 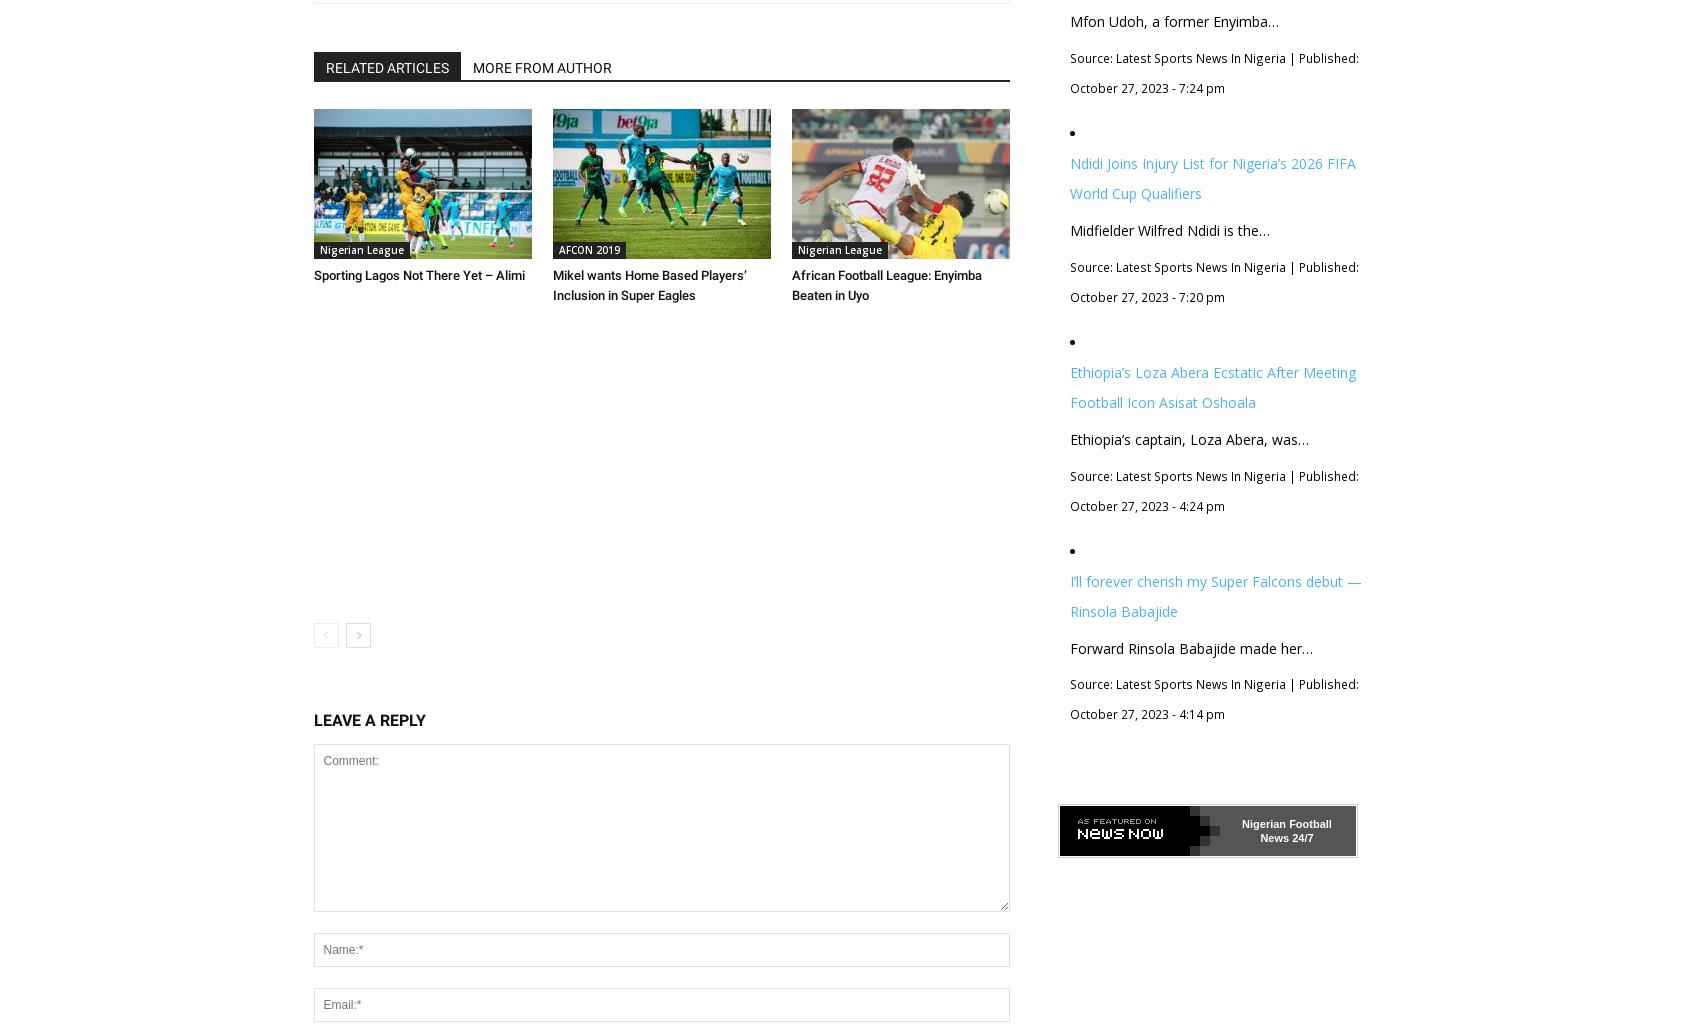 What do you see at coordinates (1300, 837) in the screenshot?
I see `'24/7'` at bounding box center [1300, 837].